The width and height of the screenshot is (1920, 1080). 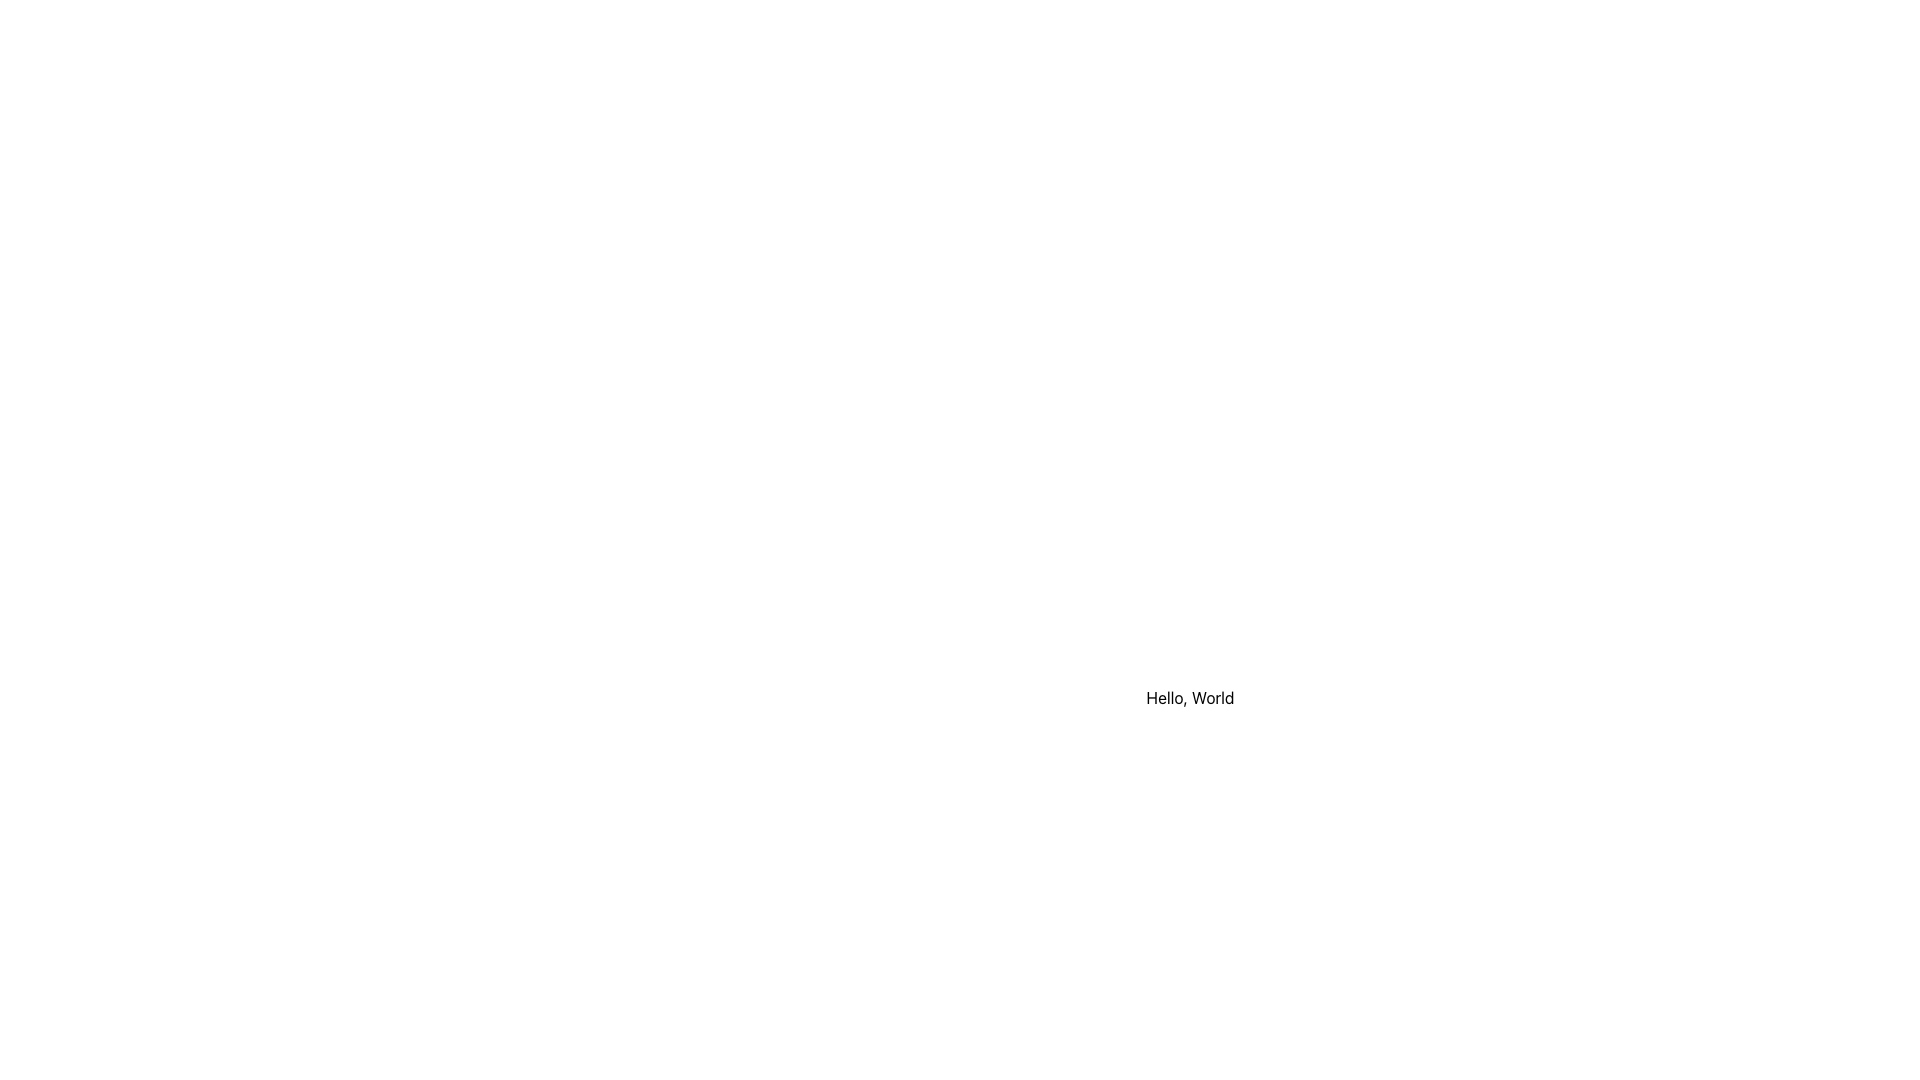 I want to click on the text element displaying 'Hello, World' which is centered within a white background box, so click(x=1190, y=697).